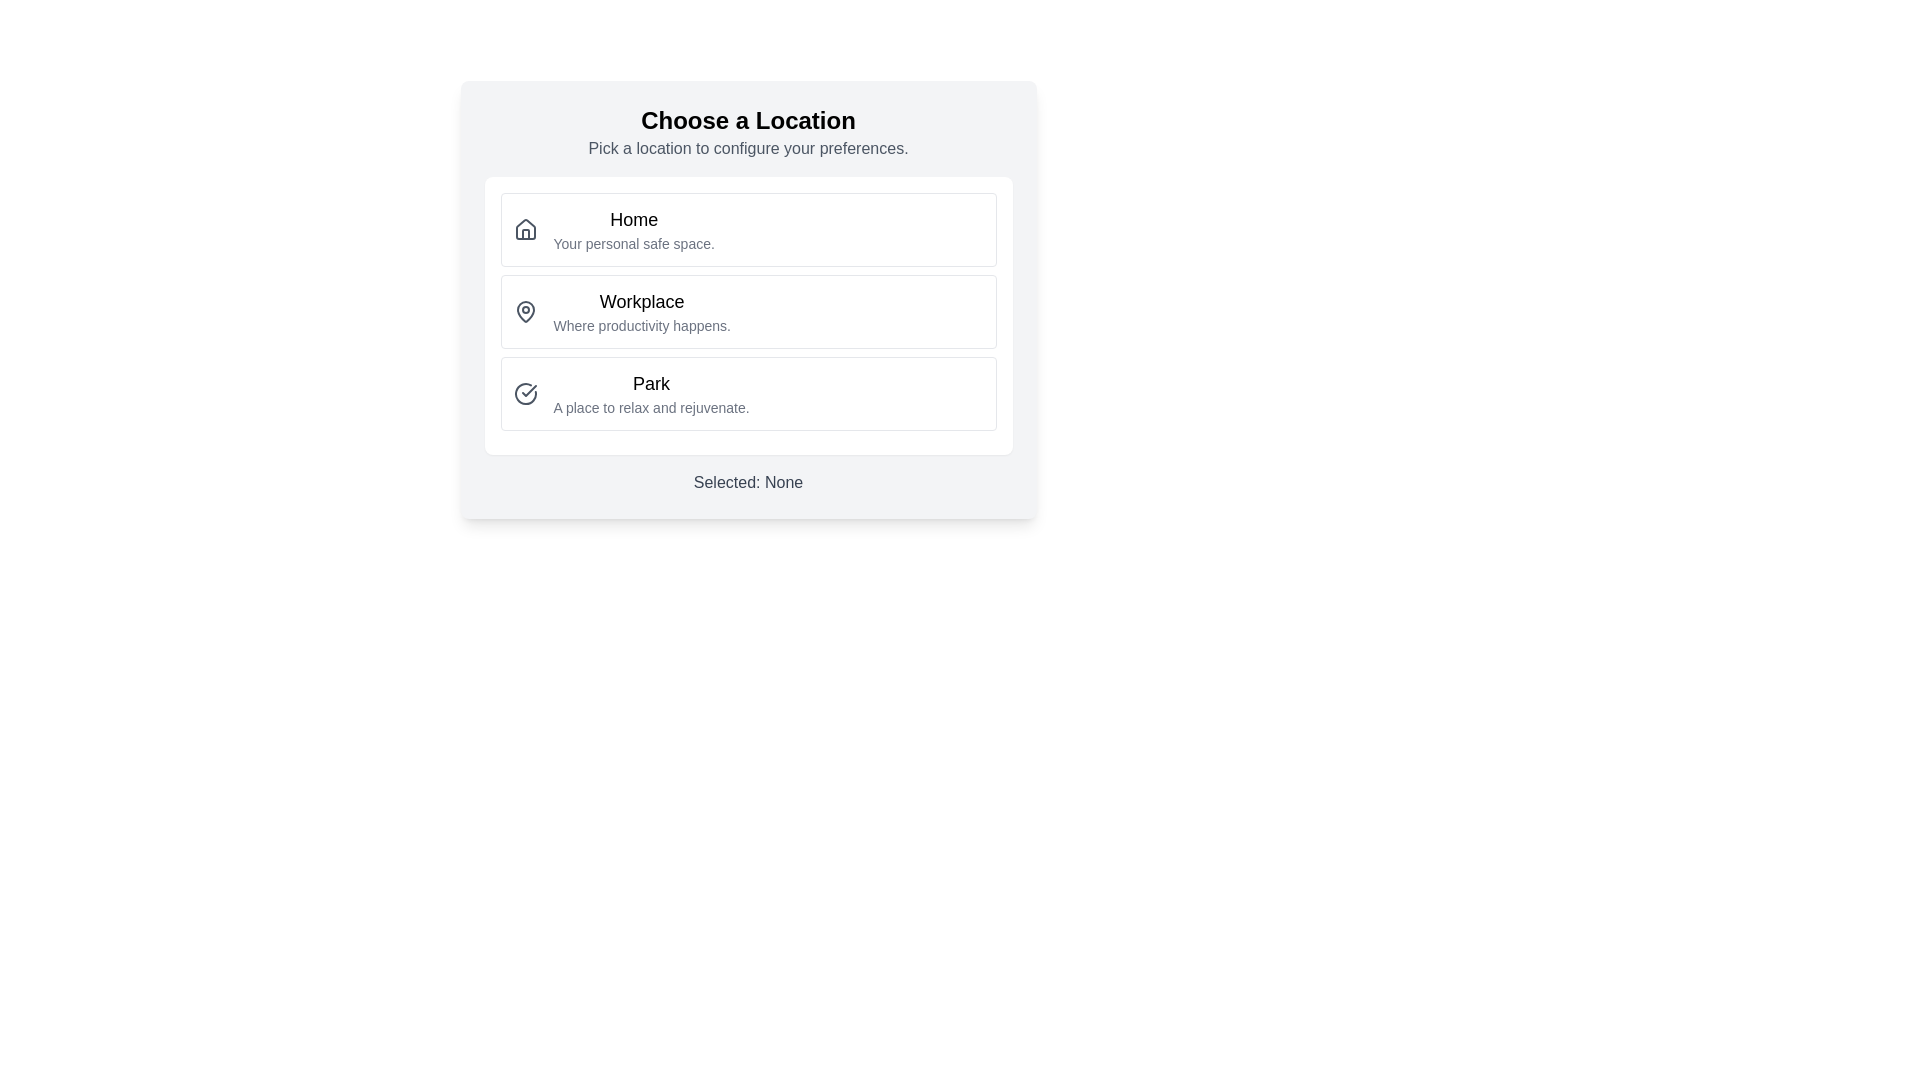  Describe the element at coordinates (747, 300) in the screenshot. I see `the second selectable option for 'Workplace' in the vertical list of options, which is contained in a white rounded rectangle with a shadowed background` at that location.